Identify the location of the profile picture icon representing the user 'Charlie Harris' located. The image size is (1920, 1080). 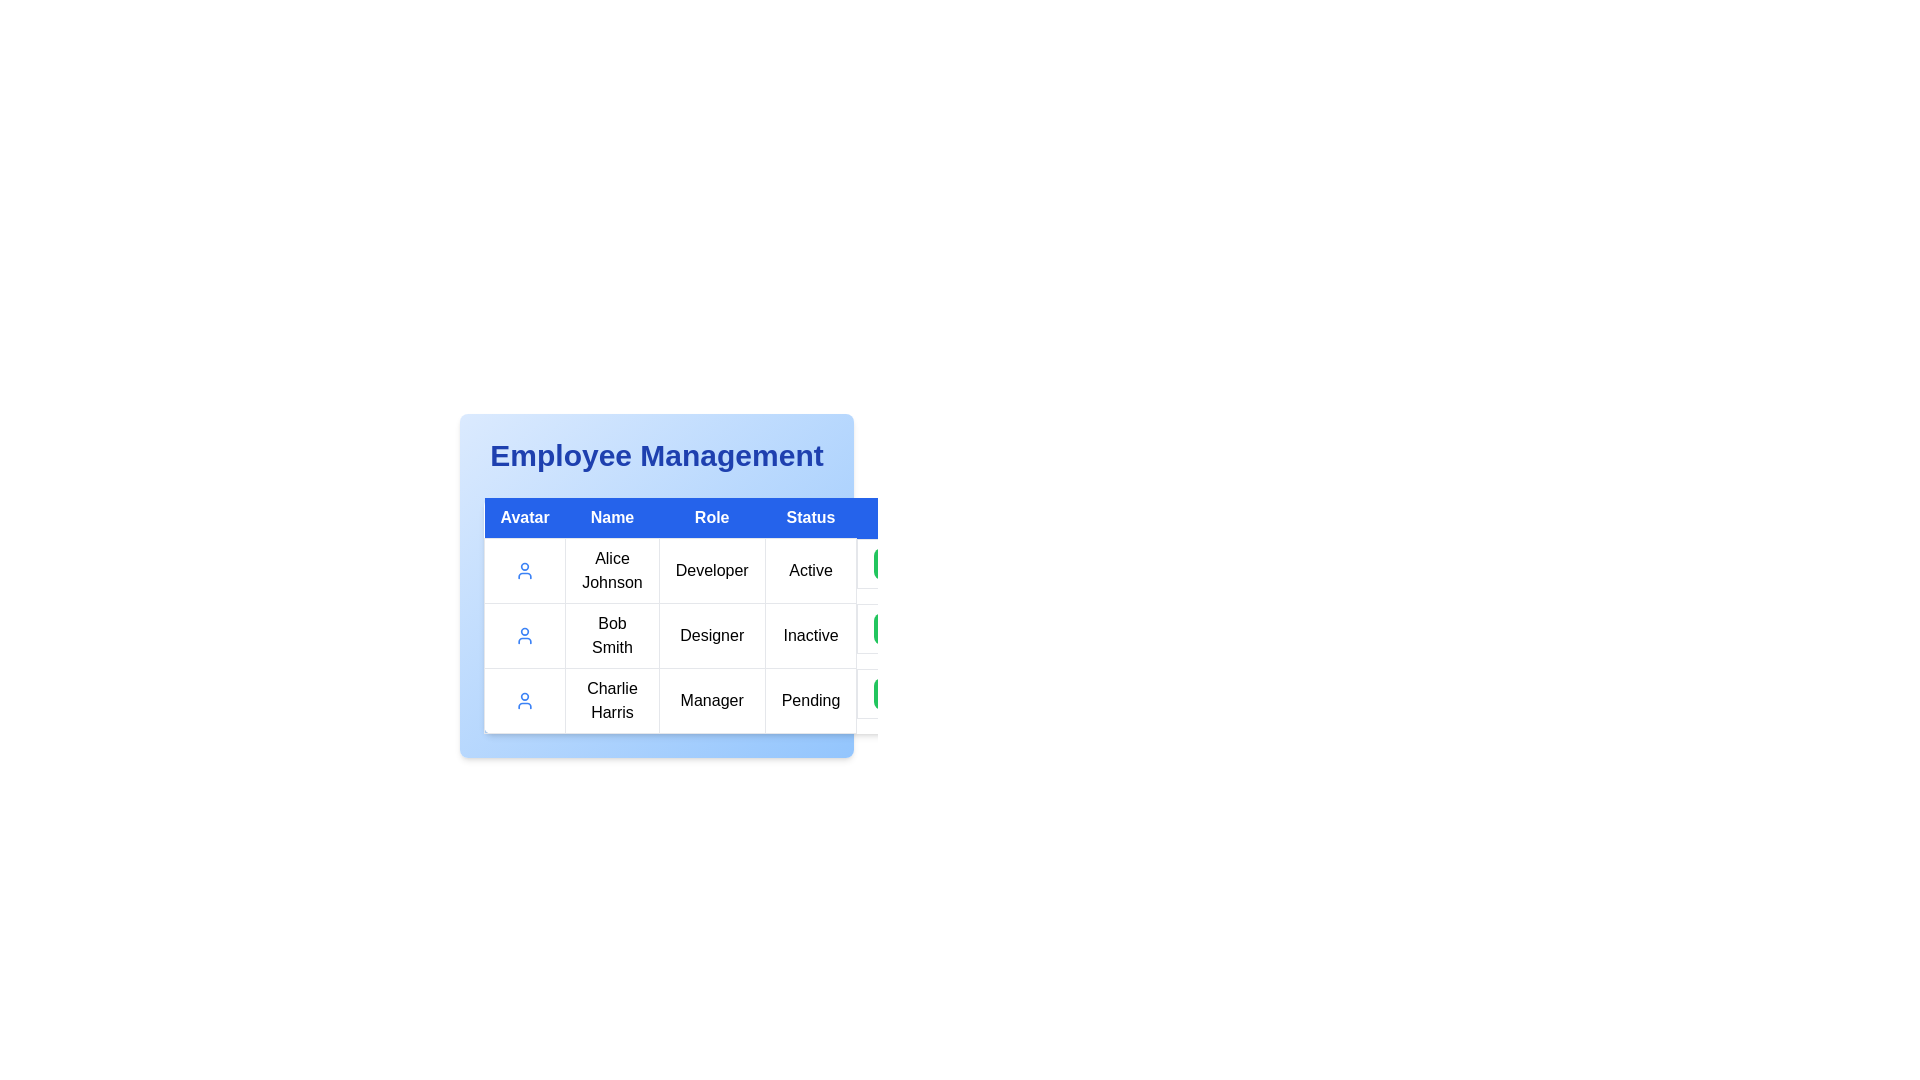
(525, 700).